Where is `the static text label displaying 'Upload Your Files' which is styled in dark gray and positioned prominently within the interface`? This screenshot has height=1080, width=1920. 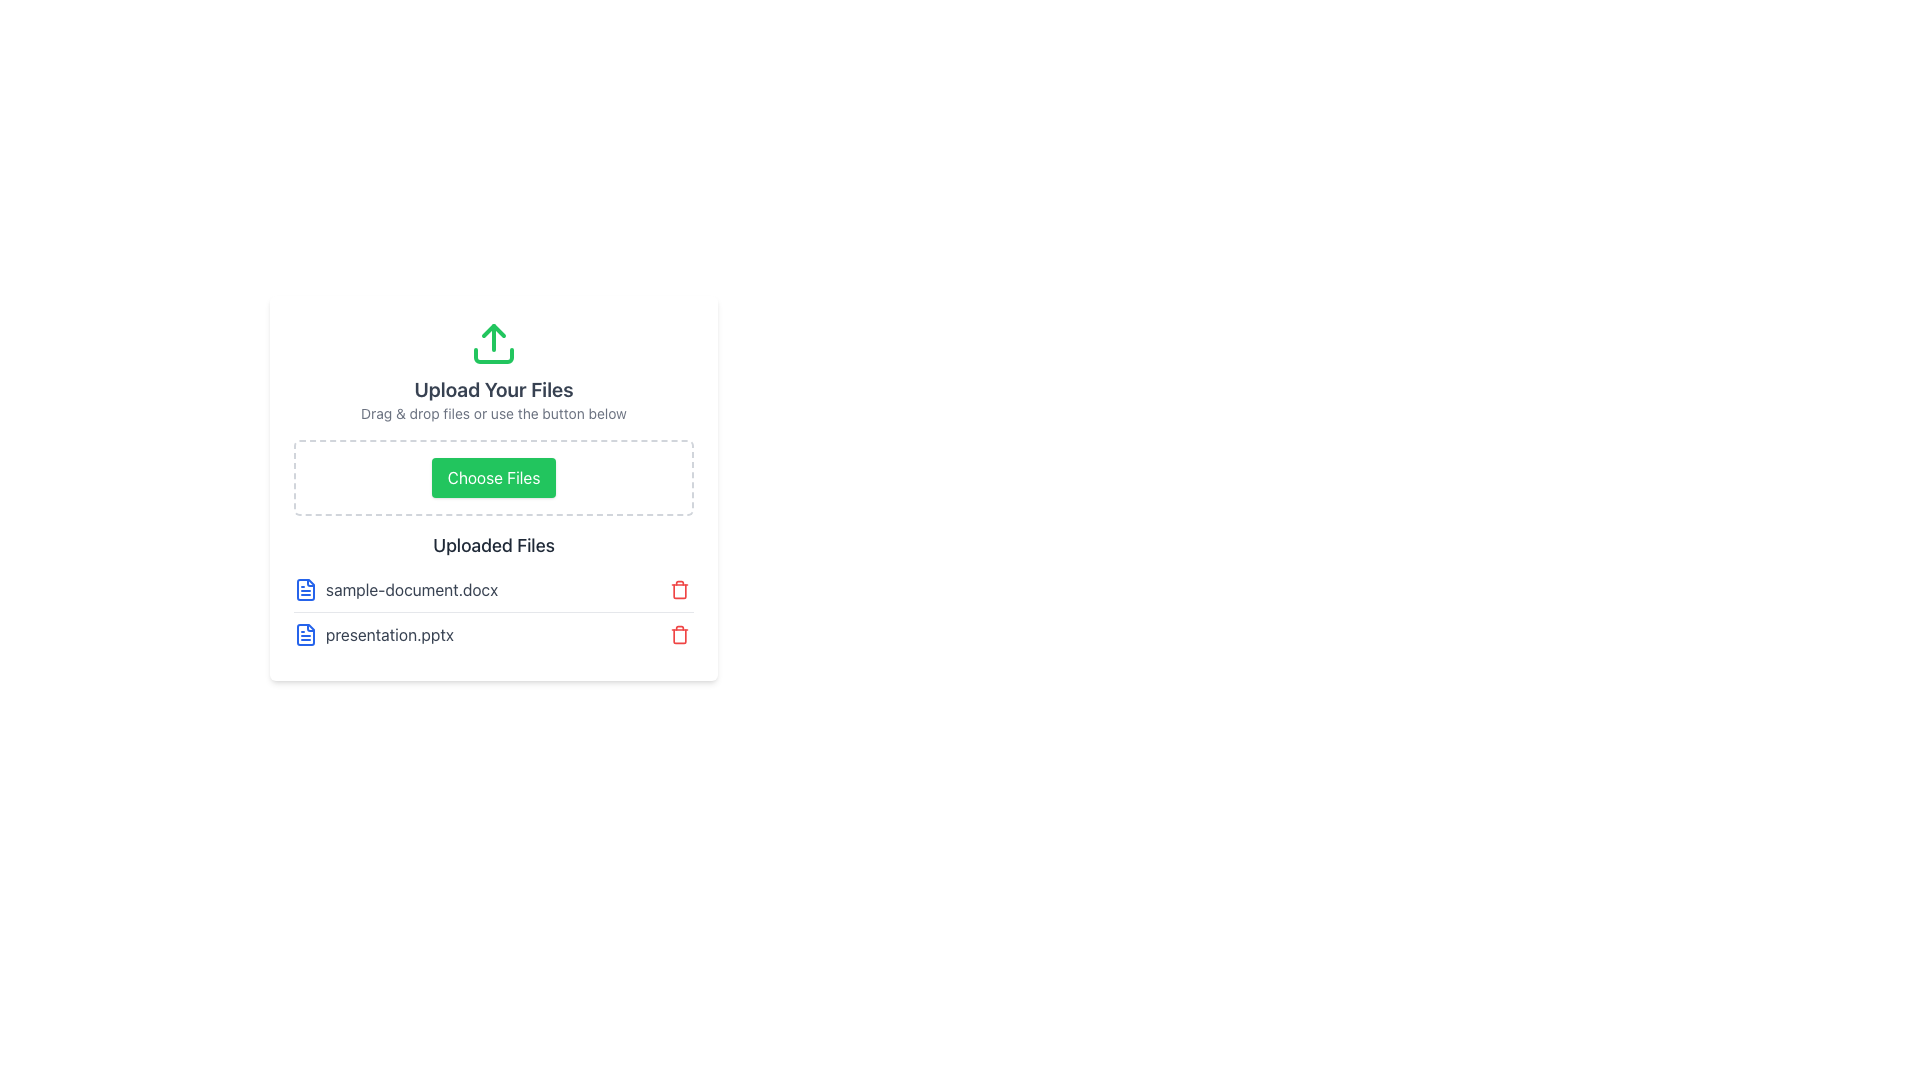
the static text label displaying 'Upload Your Files' which is styled in dark gray and positioned prominently within the interface is located at coordinates (494, 389).